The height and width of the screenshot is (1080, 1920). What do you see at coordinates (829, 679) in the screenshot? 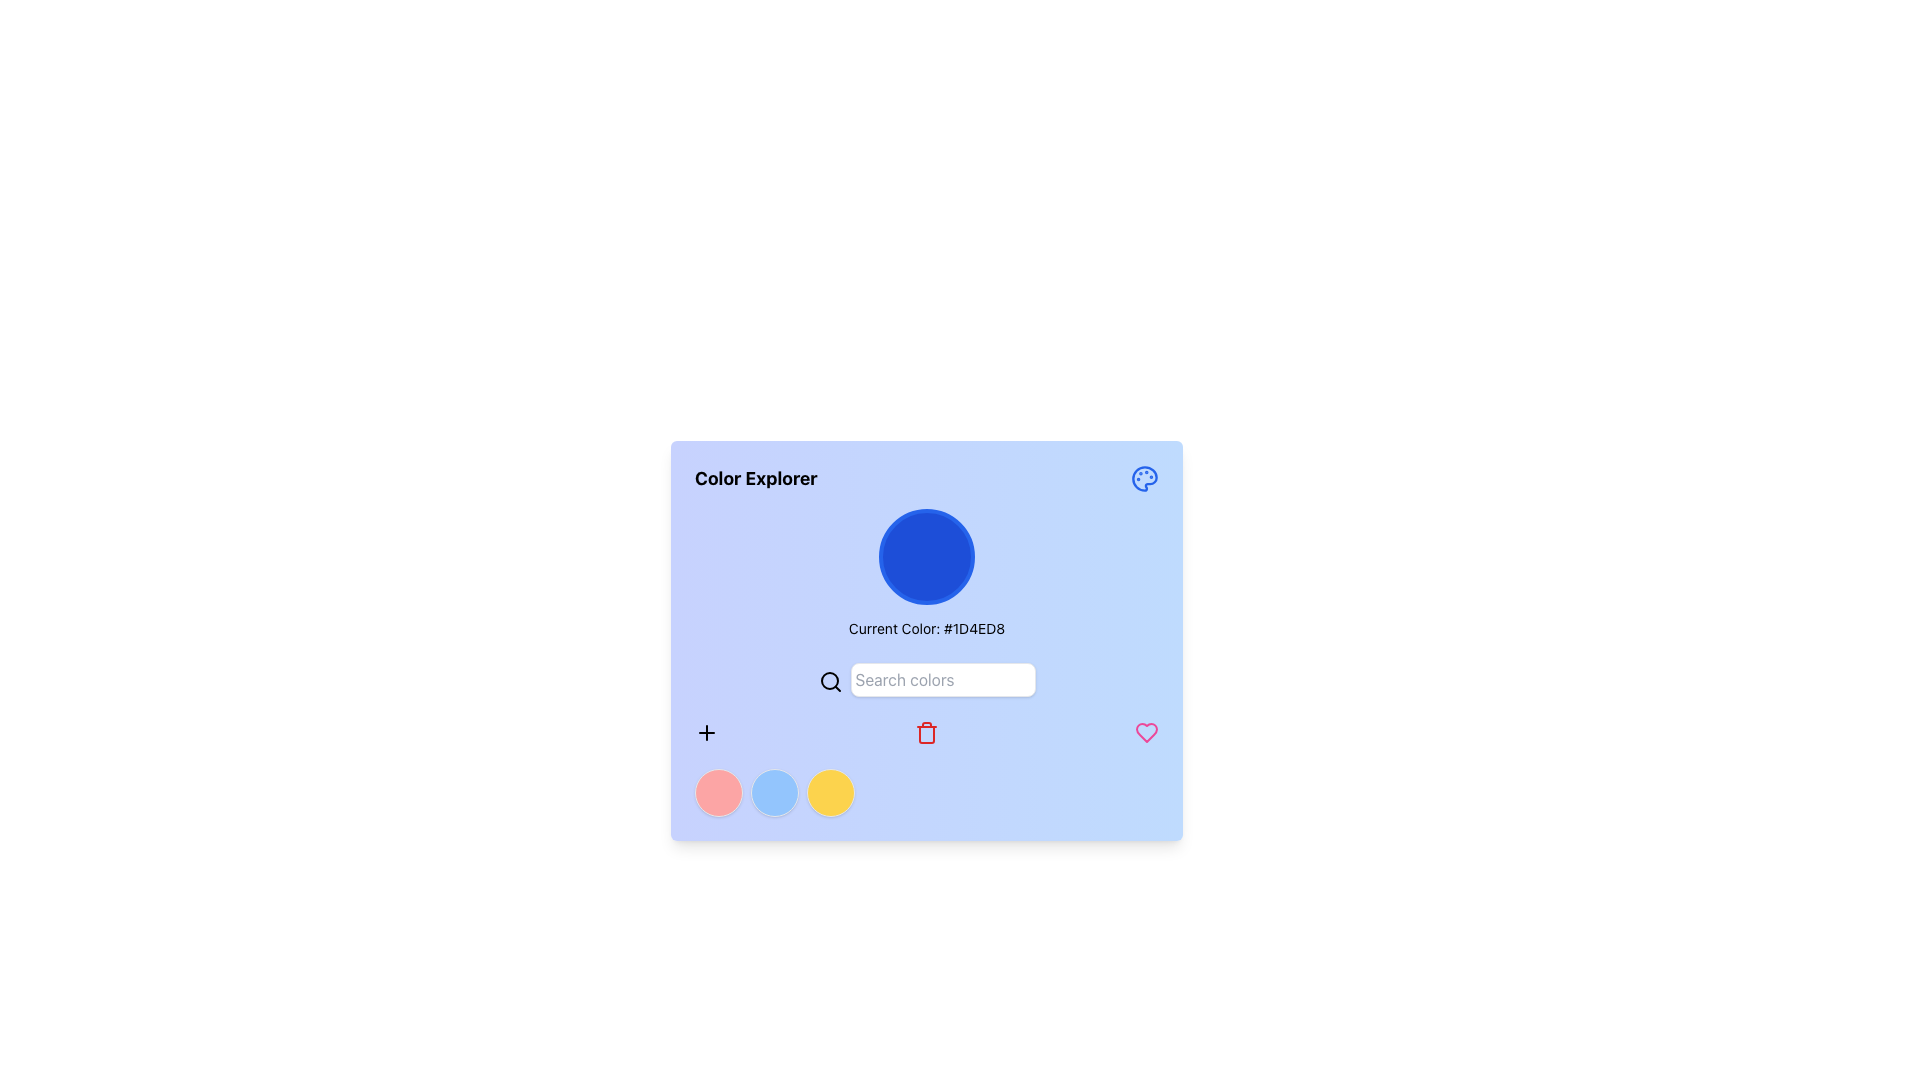
I see `the SVG Circle that is part of the magnifying glass icon, located to the left of the 'Search colors' input field` at bounding box center [829, 679].